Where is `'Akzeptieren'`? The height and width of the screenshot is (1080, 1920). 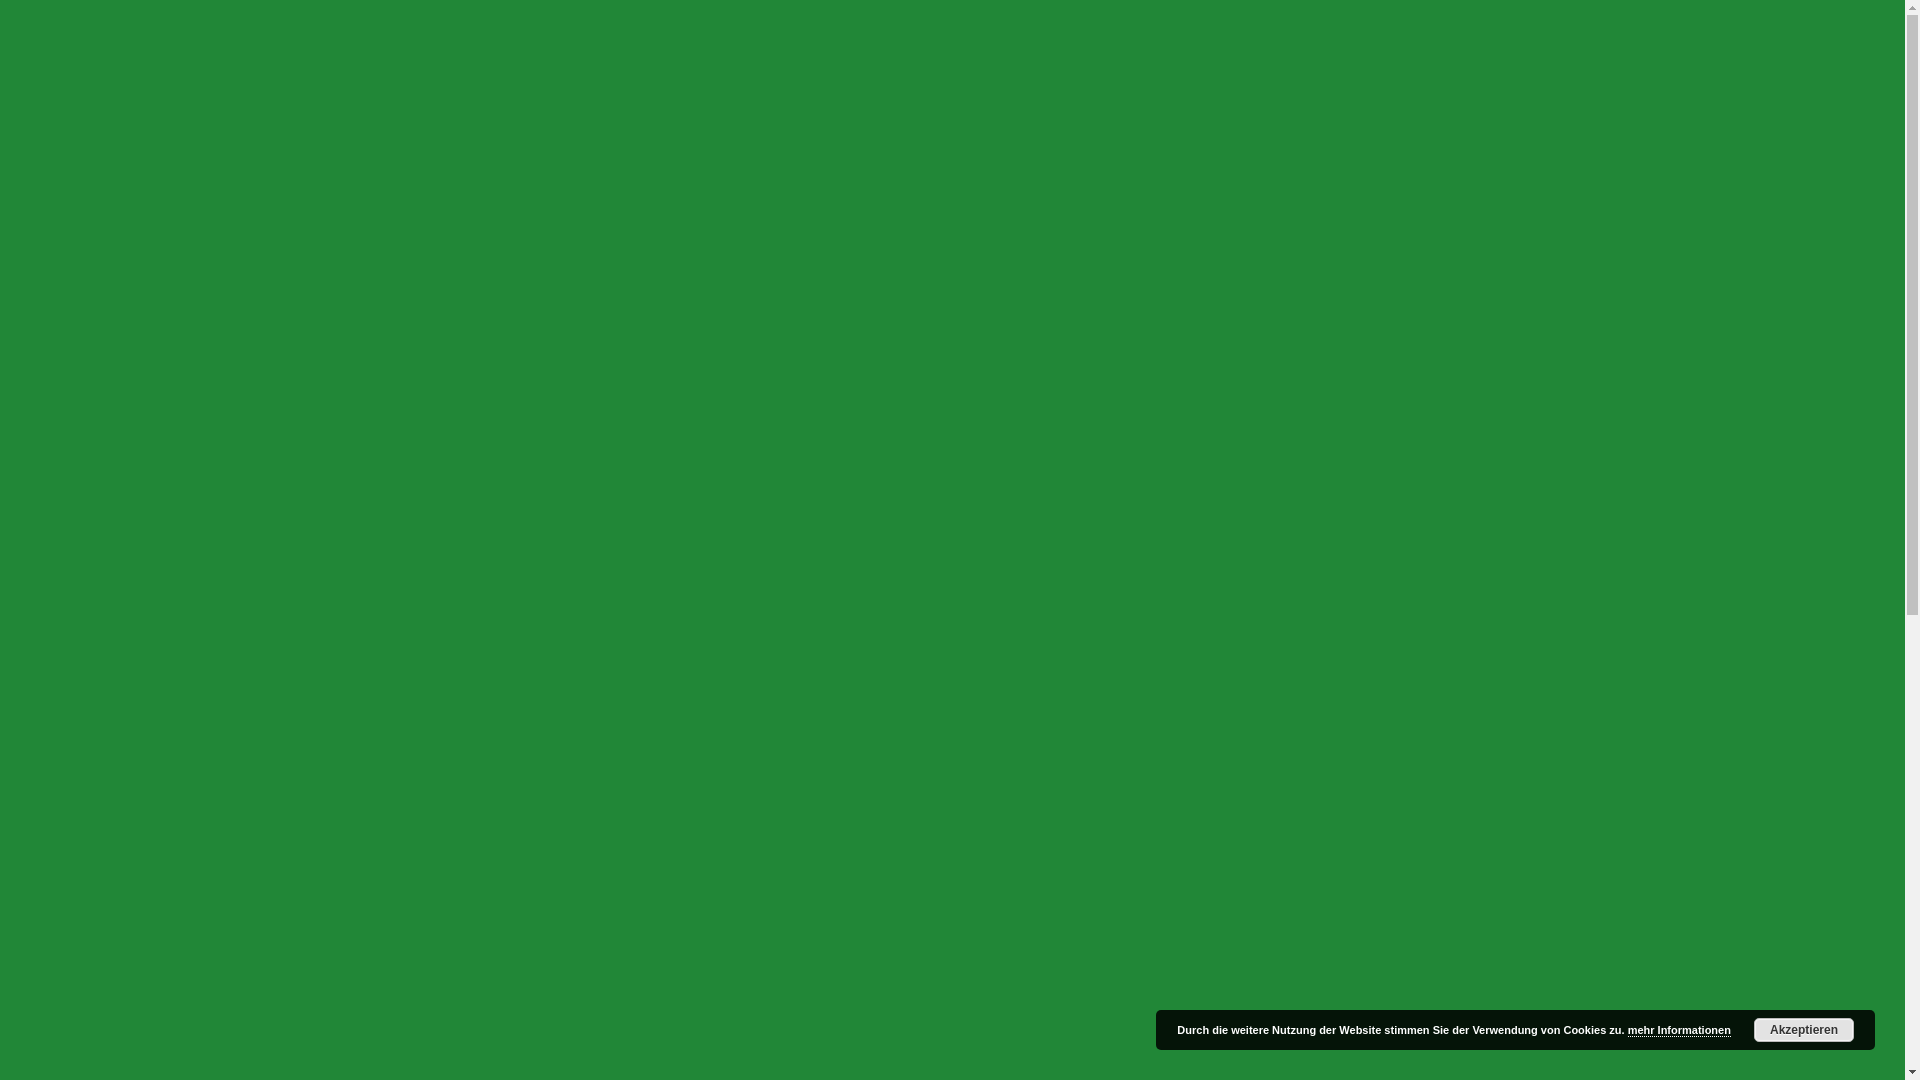 'Akzeptieren' is located at coordinates (1804, 1029).